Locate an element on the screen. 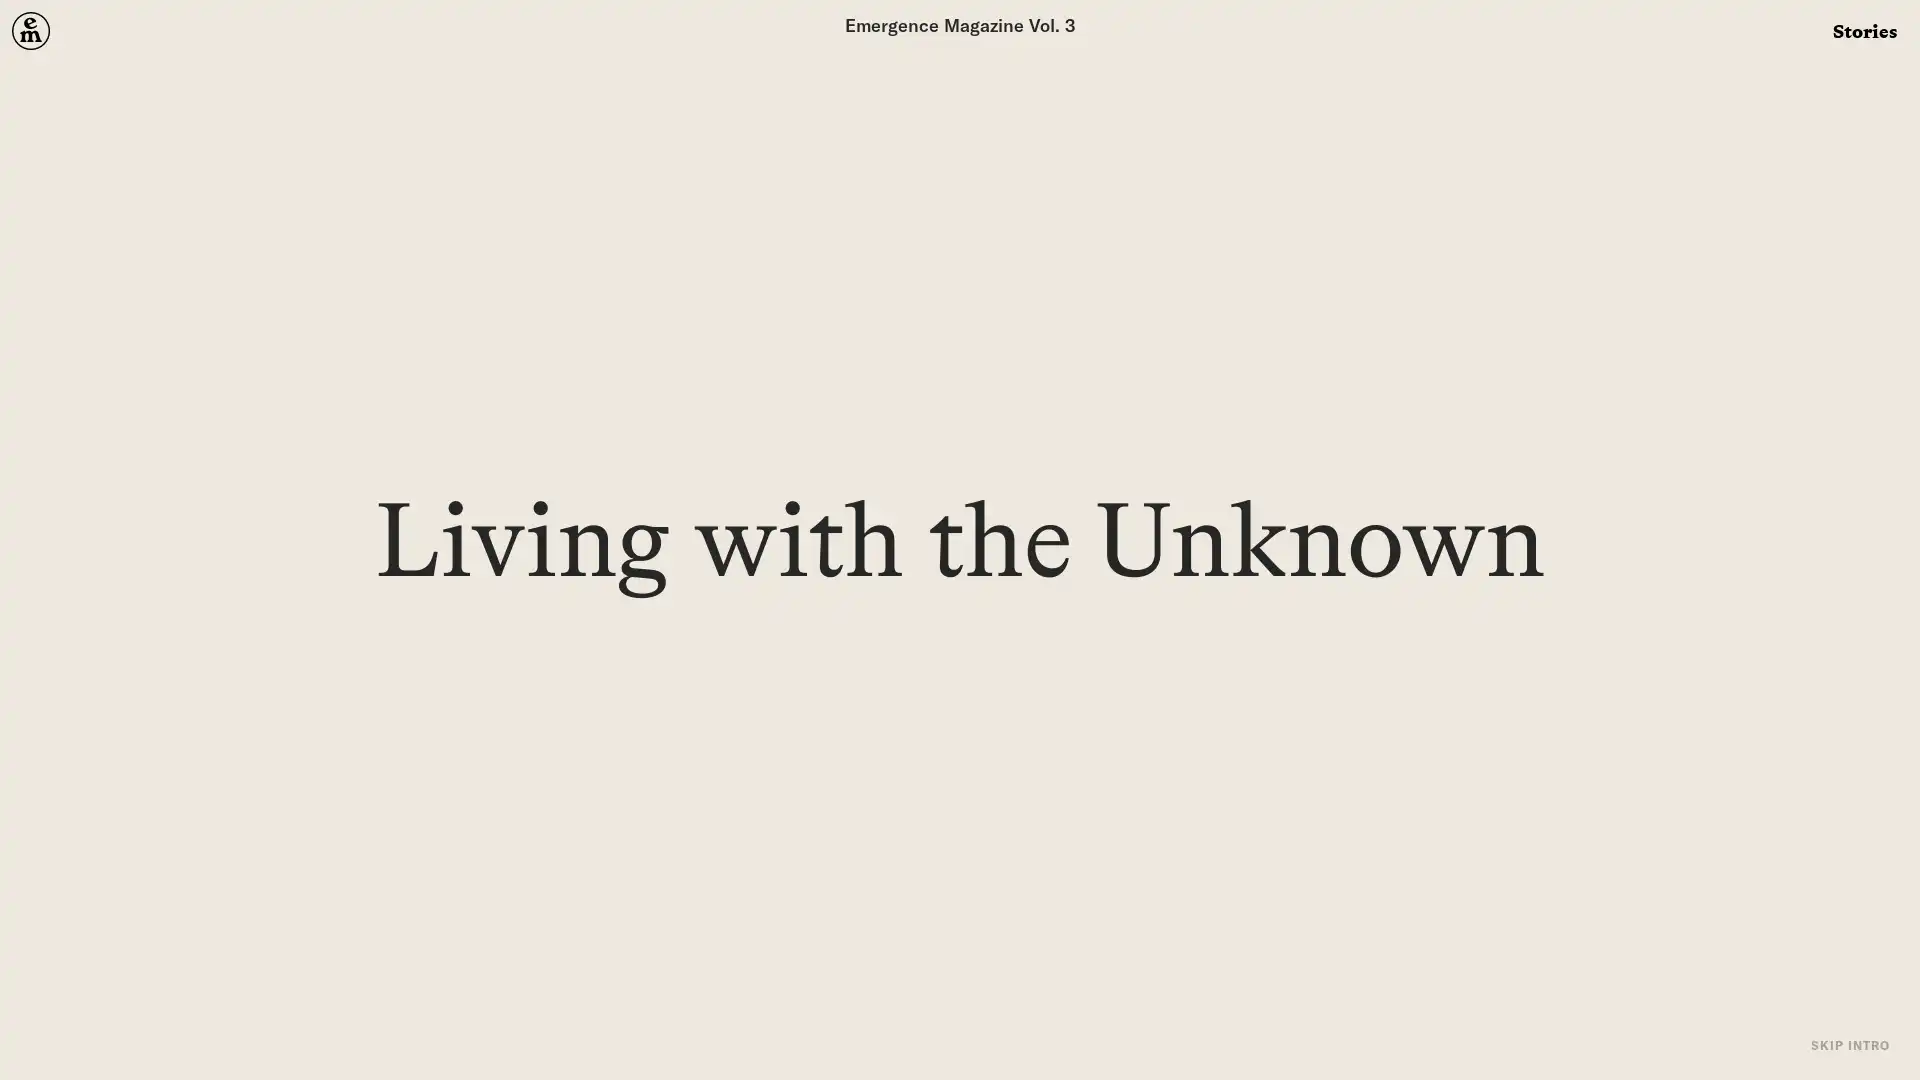 The height and width of the screenshot is (1080, 1920). Stories is located at coordinates (1864, 30).